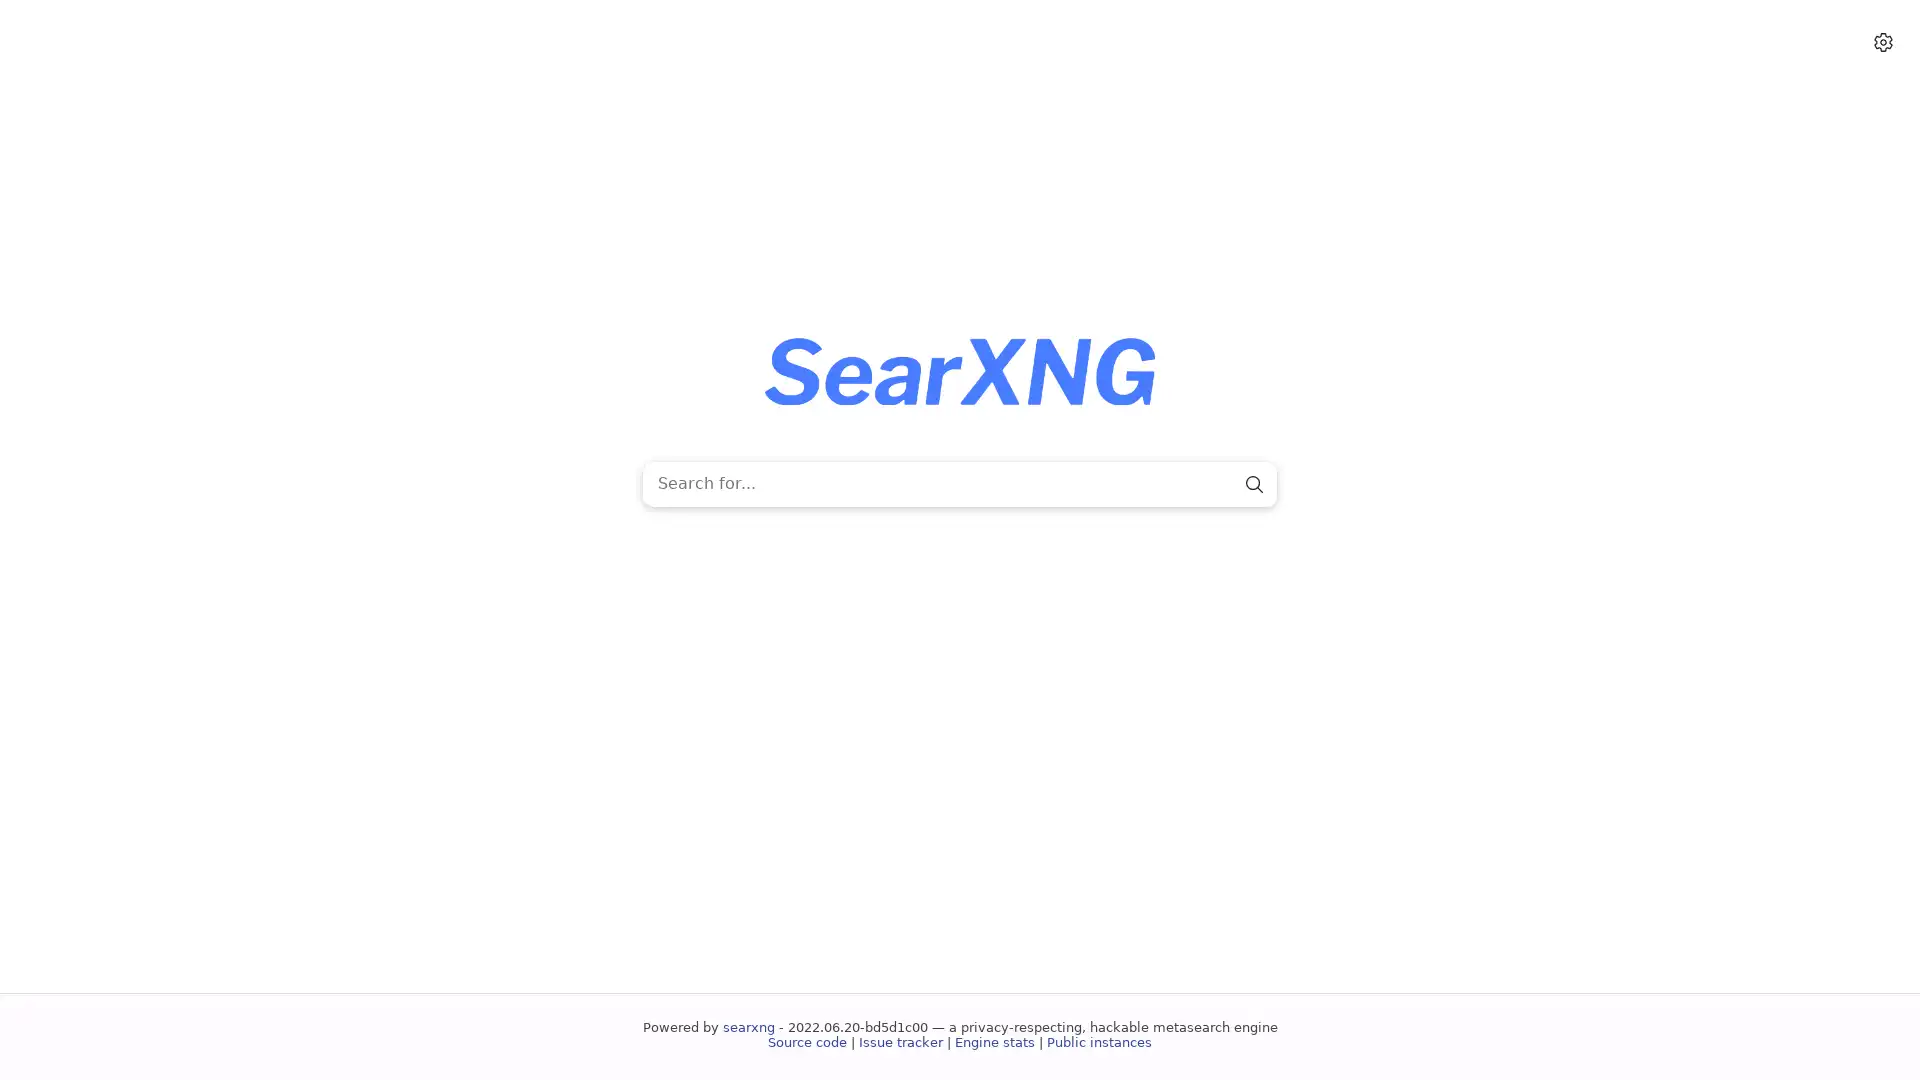  What do you see at coordinates (1218, 483) in the screenshot?
I see `clear` at bounding box center [1218, 483].